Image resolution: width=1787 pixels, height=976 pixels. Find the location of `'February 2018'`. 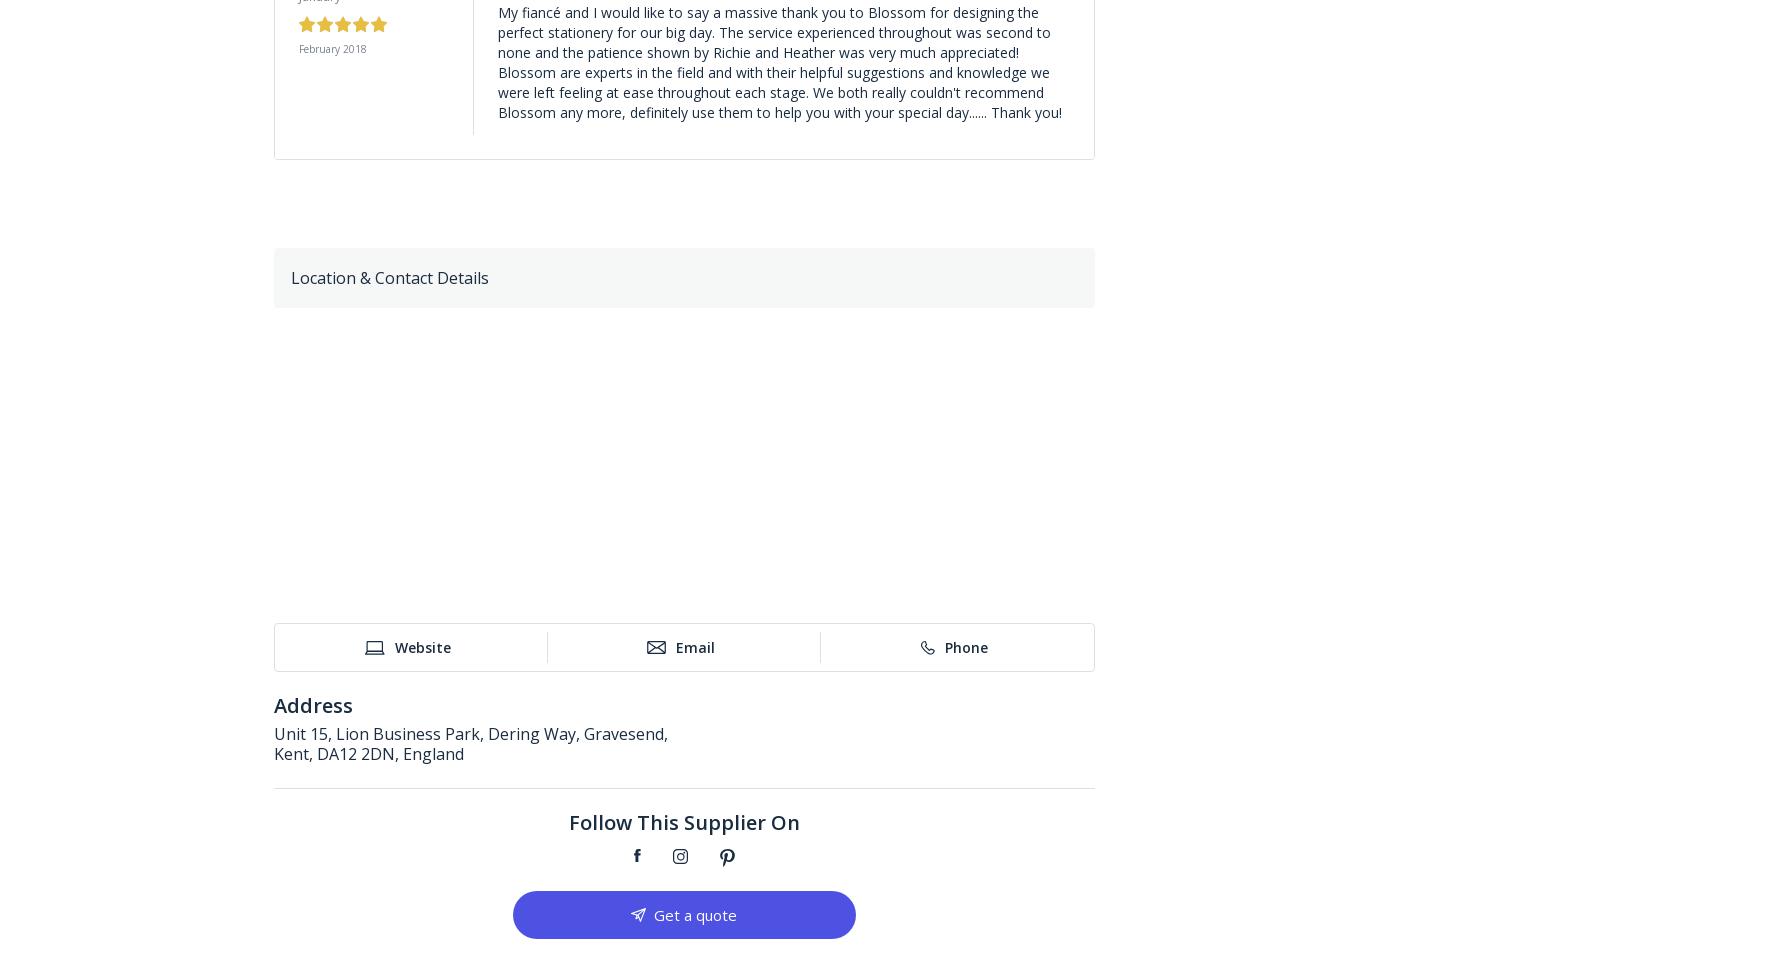

'February 2018' is located at coordinates (331, 48).